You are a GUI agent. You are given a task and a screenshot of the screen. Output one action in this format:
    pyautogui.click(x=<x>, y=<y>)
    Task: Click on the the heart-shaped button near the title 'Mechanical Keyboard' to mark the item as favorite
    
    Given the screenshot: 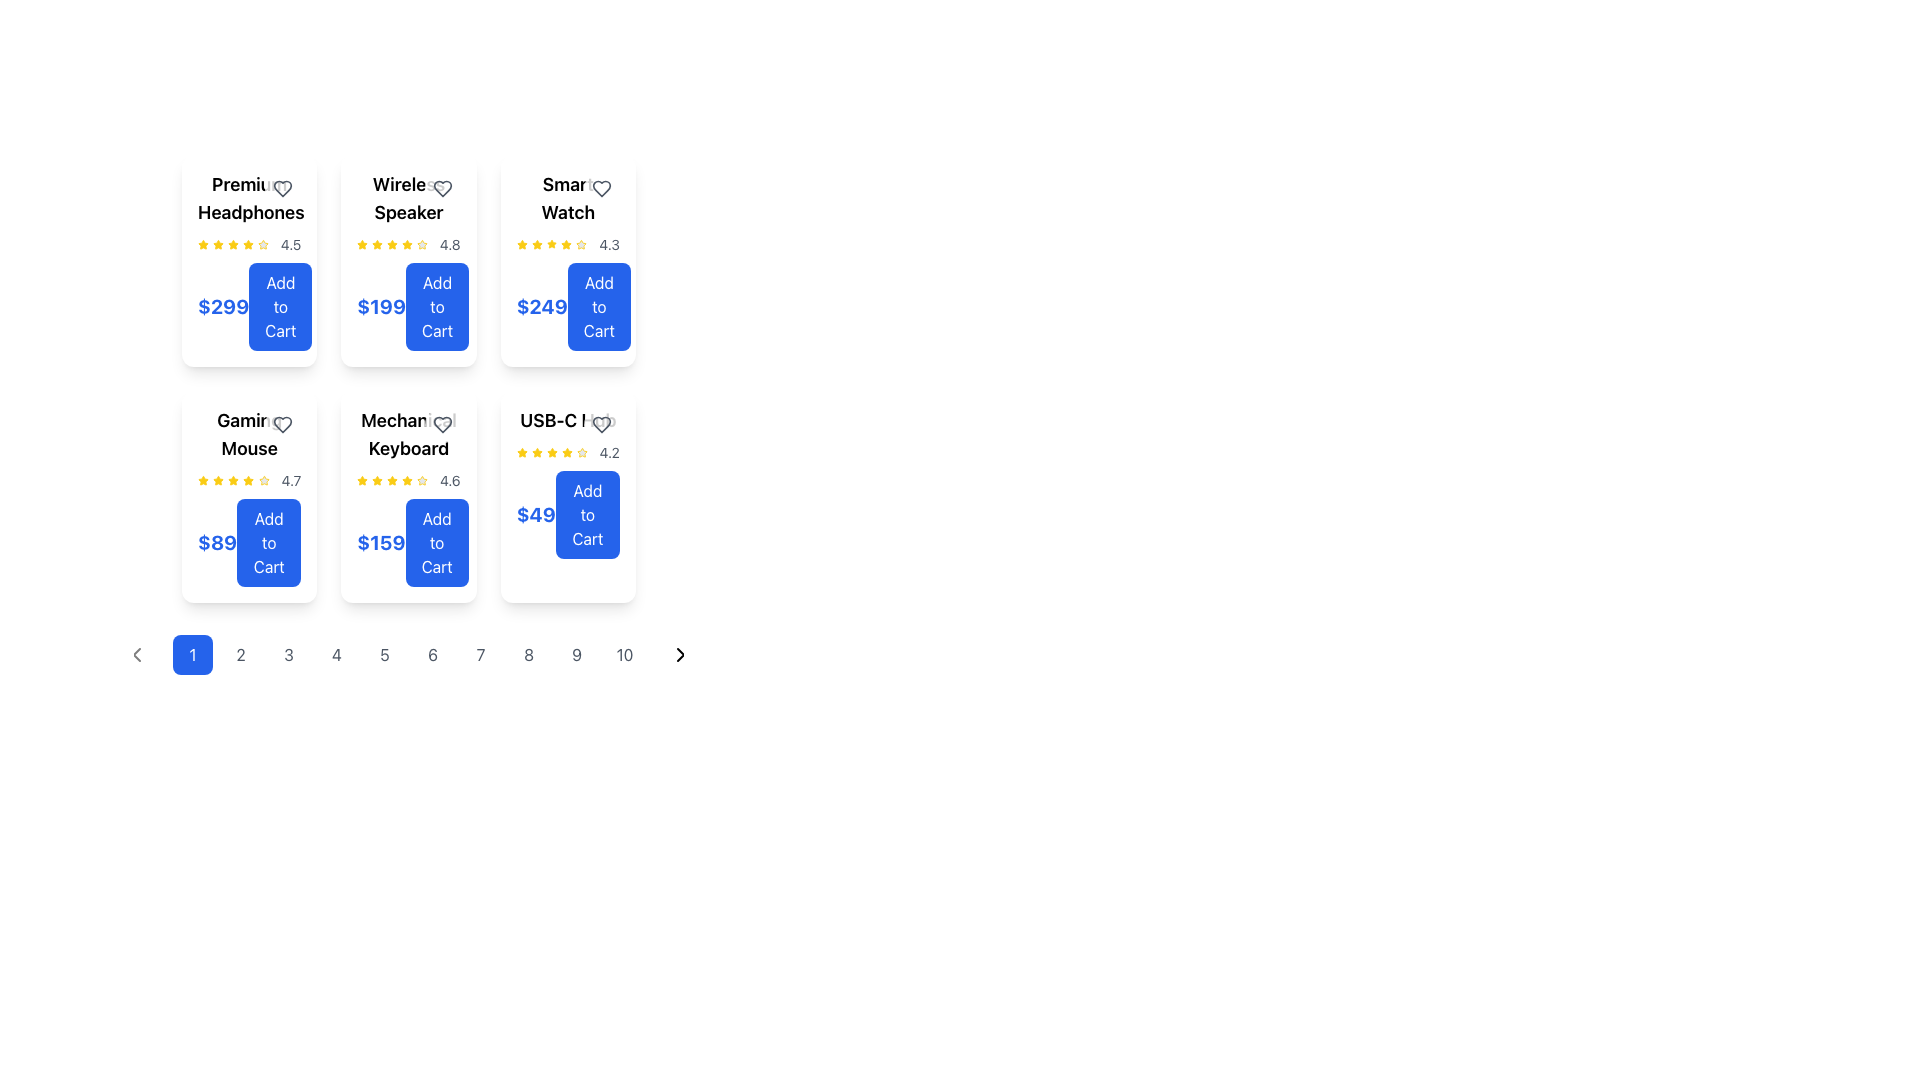 What is the action you would take?
    pyautogui.click(x=441, y=423)
    